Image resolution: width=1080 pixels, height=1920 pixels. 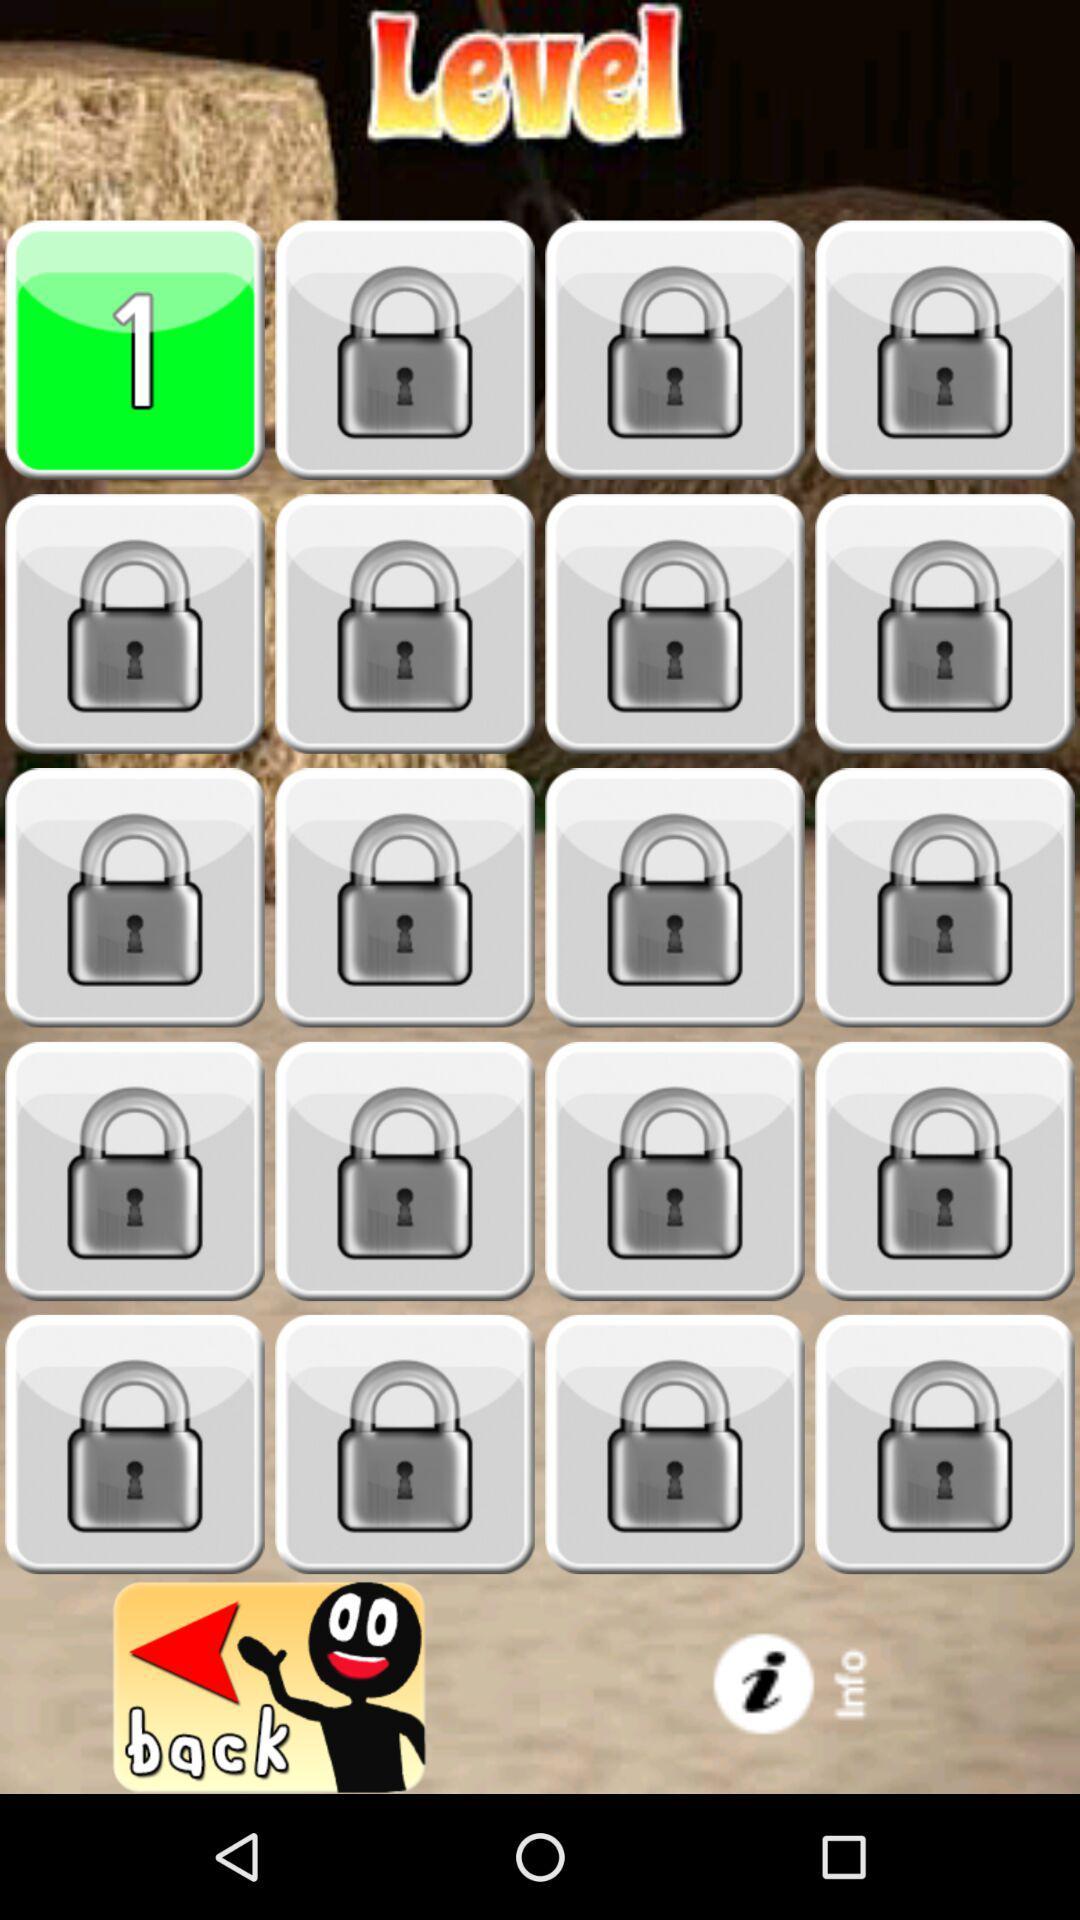 What do you see at coordinates (405, 1444) in the screenshot?
I see `locked level` at bounding box center [405, 1444].